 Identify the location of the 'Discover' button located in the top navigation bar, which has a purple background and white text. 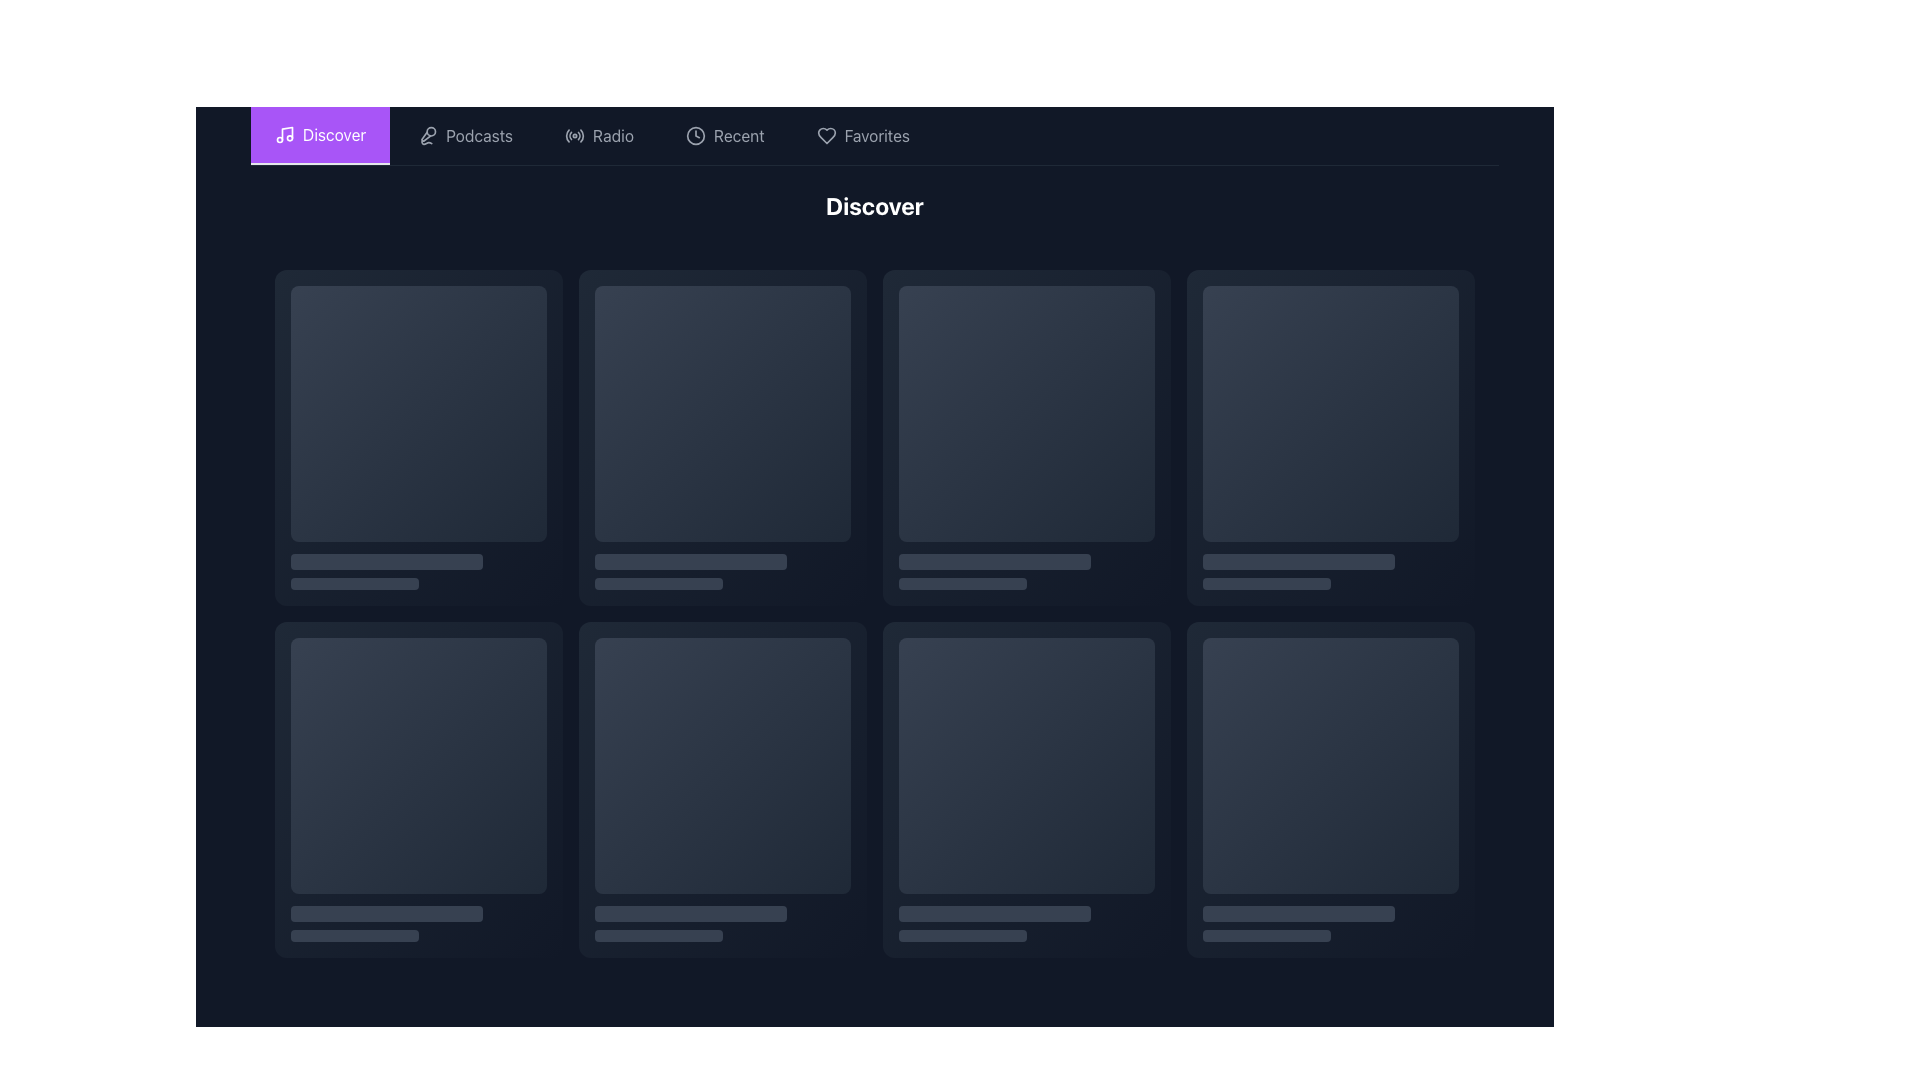
(320, 135).